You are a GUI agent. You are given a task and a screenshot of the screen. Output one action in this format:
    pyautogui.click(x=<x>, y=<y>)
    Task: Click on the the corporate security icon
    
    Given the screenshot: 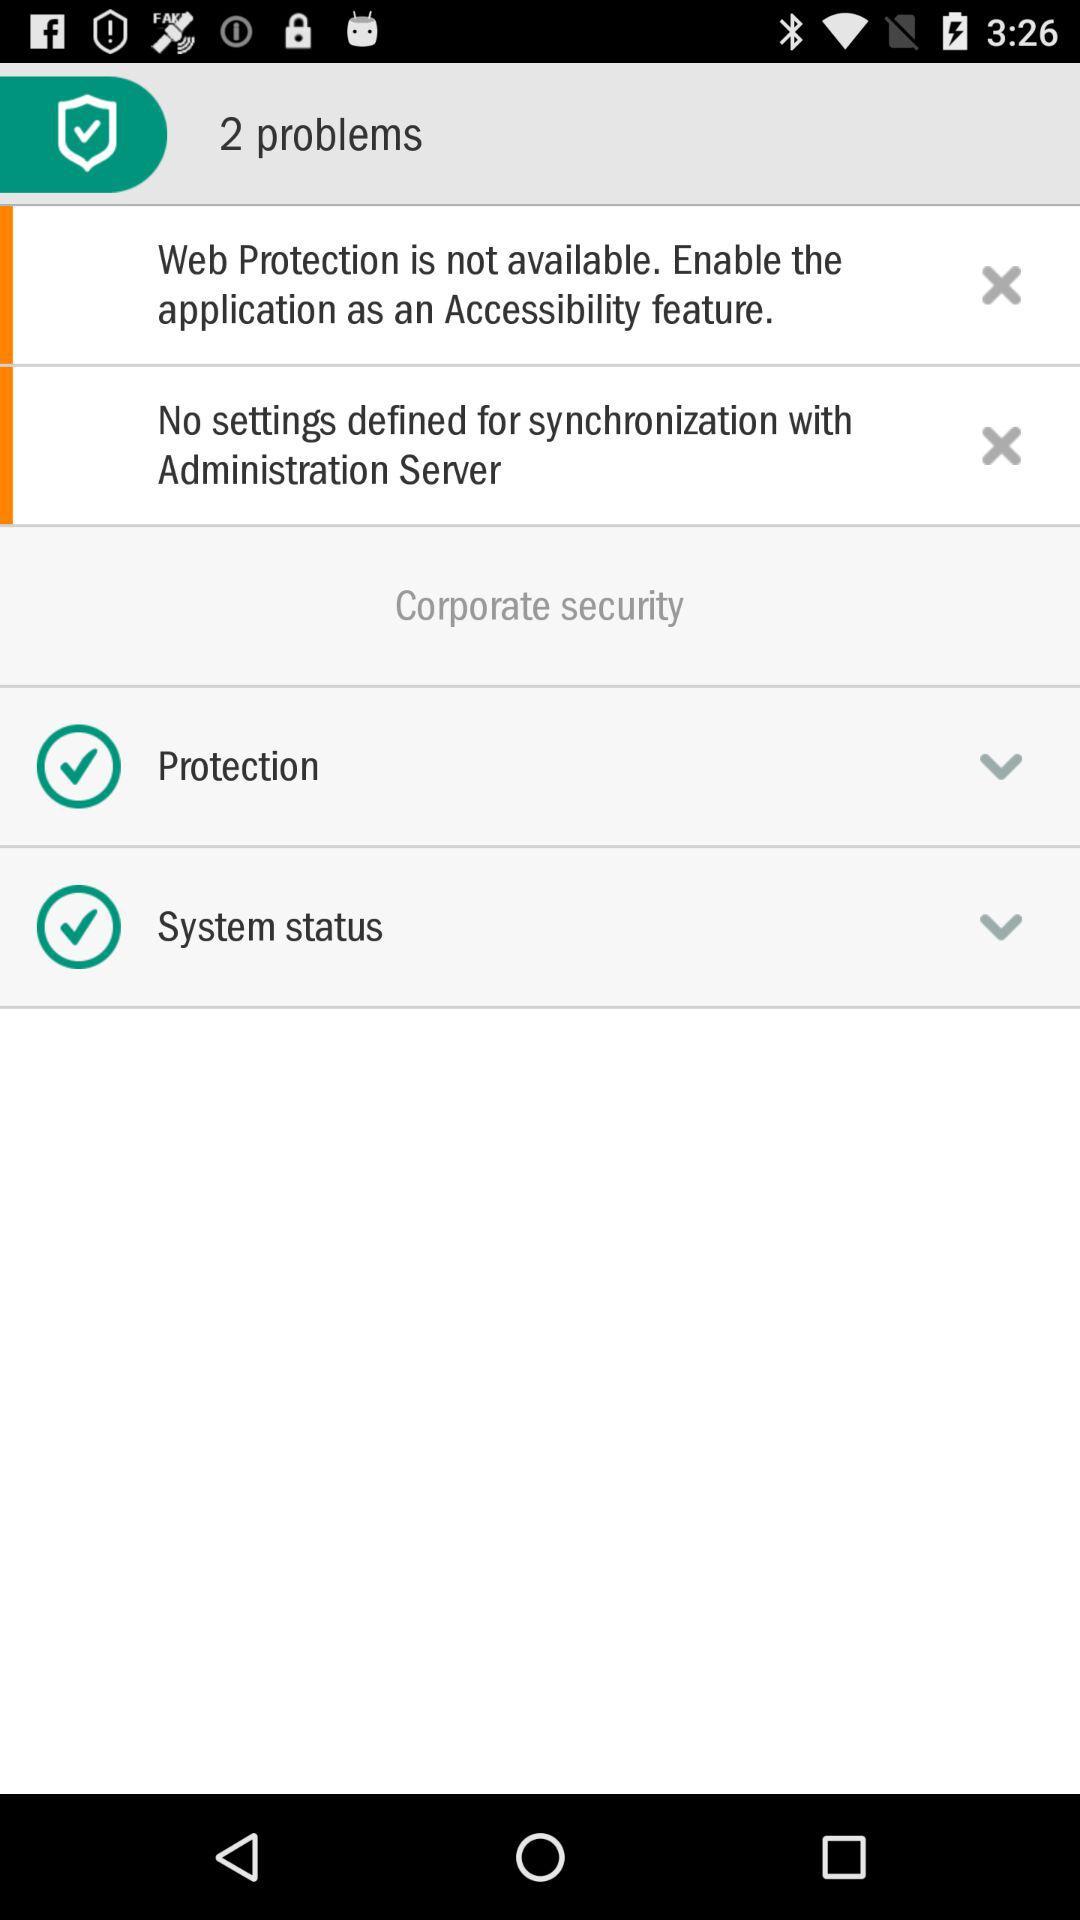 What is the action you would take?
    pyautogui.click(x=540, y=604)
    